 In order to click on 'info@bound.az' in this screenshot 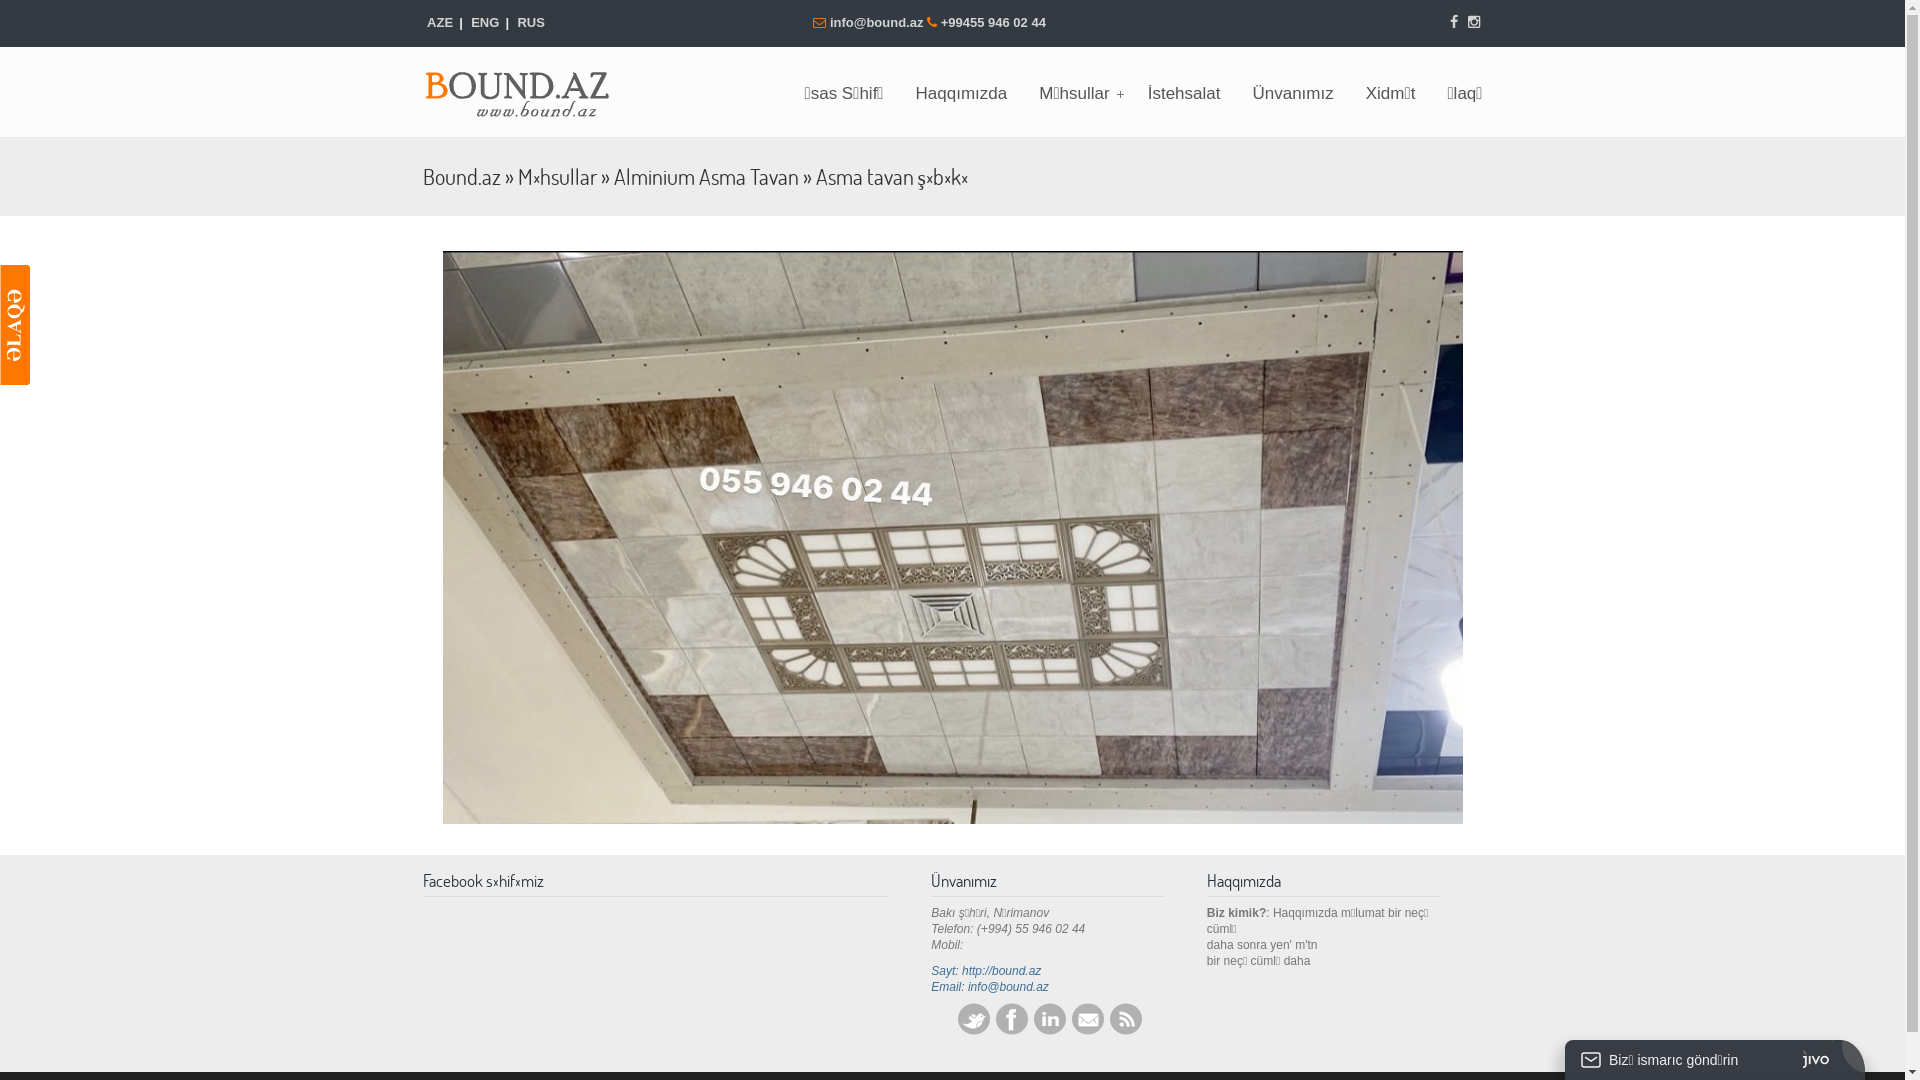, I will do `click(830, 22)`.